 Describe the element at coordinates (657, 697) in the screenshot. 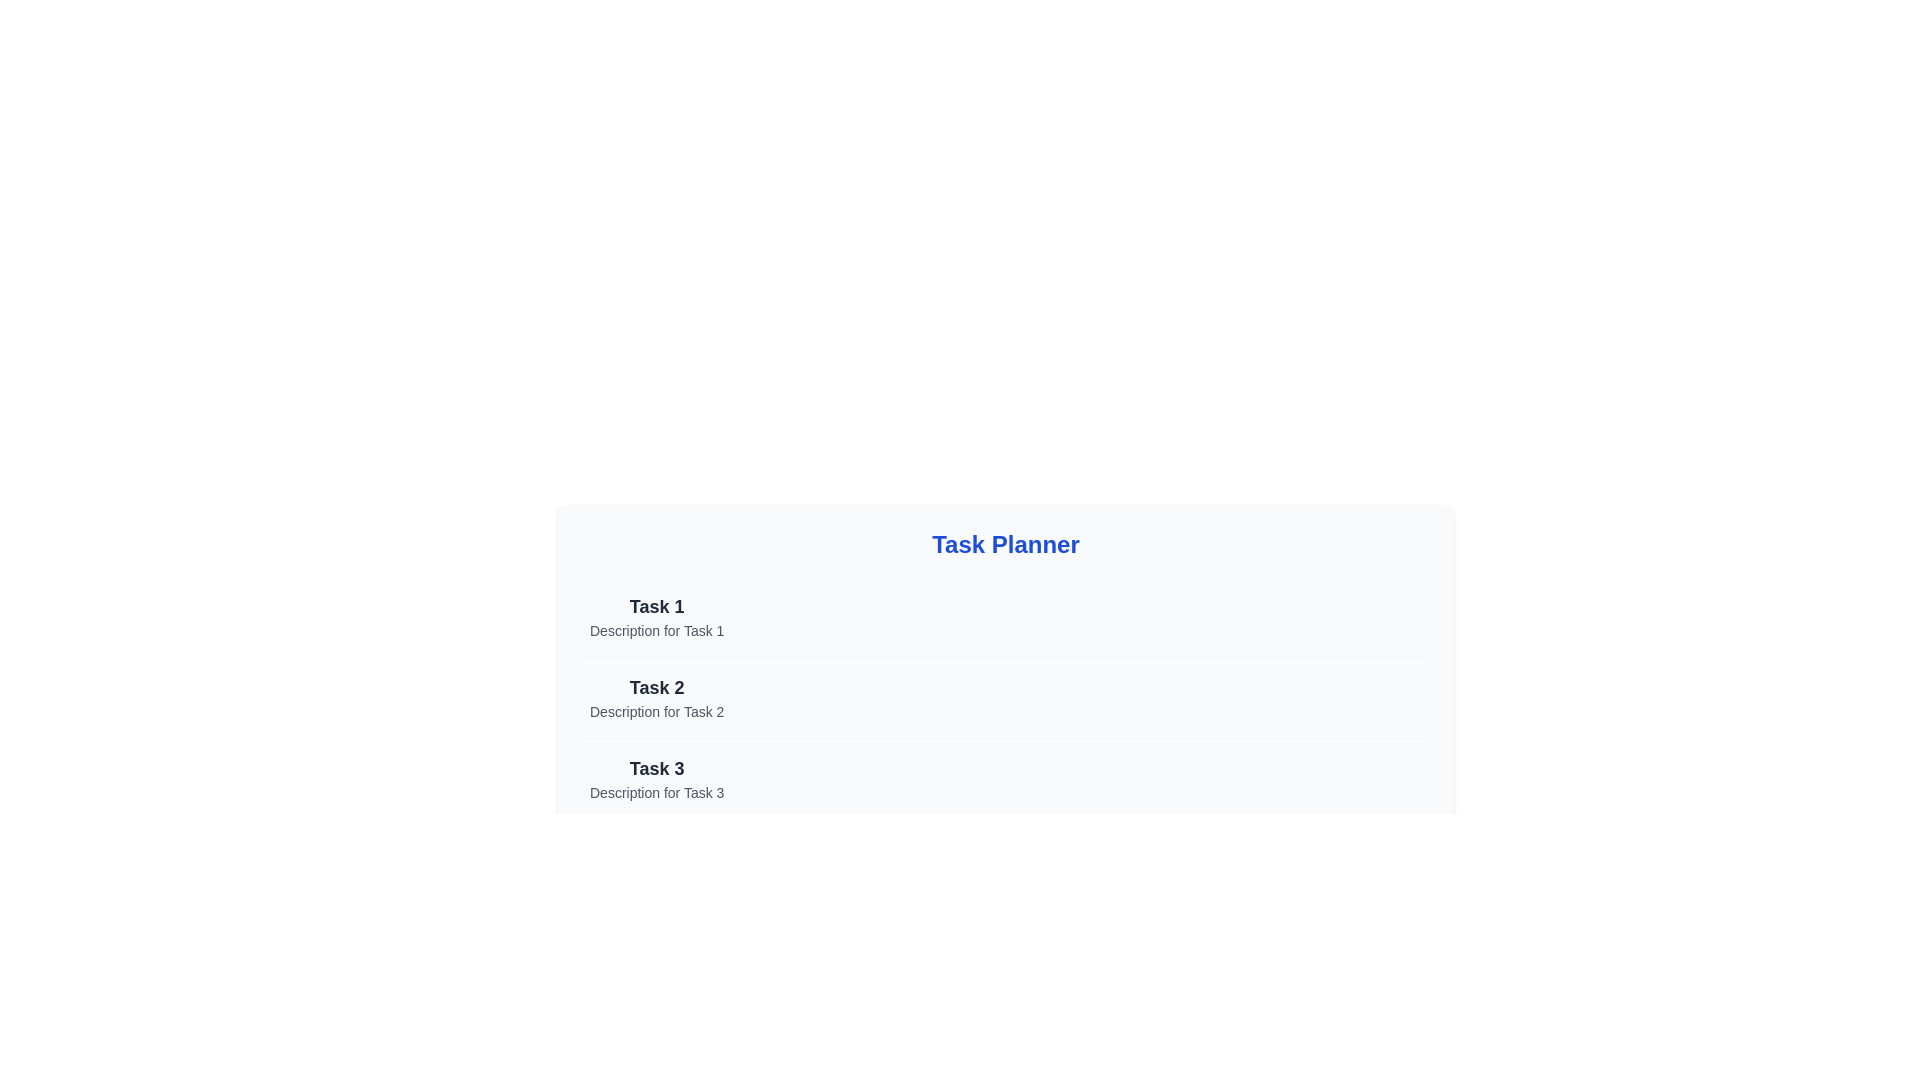

I see `the Text block element titled 'Task 2' which contains a larger bold text 'Task 2' and a smaller text 'Description for Task 2', positioned in the middle of a vertically stacked list within a task planner interface` at that location.